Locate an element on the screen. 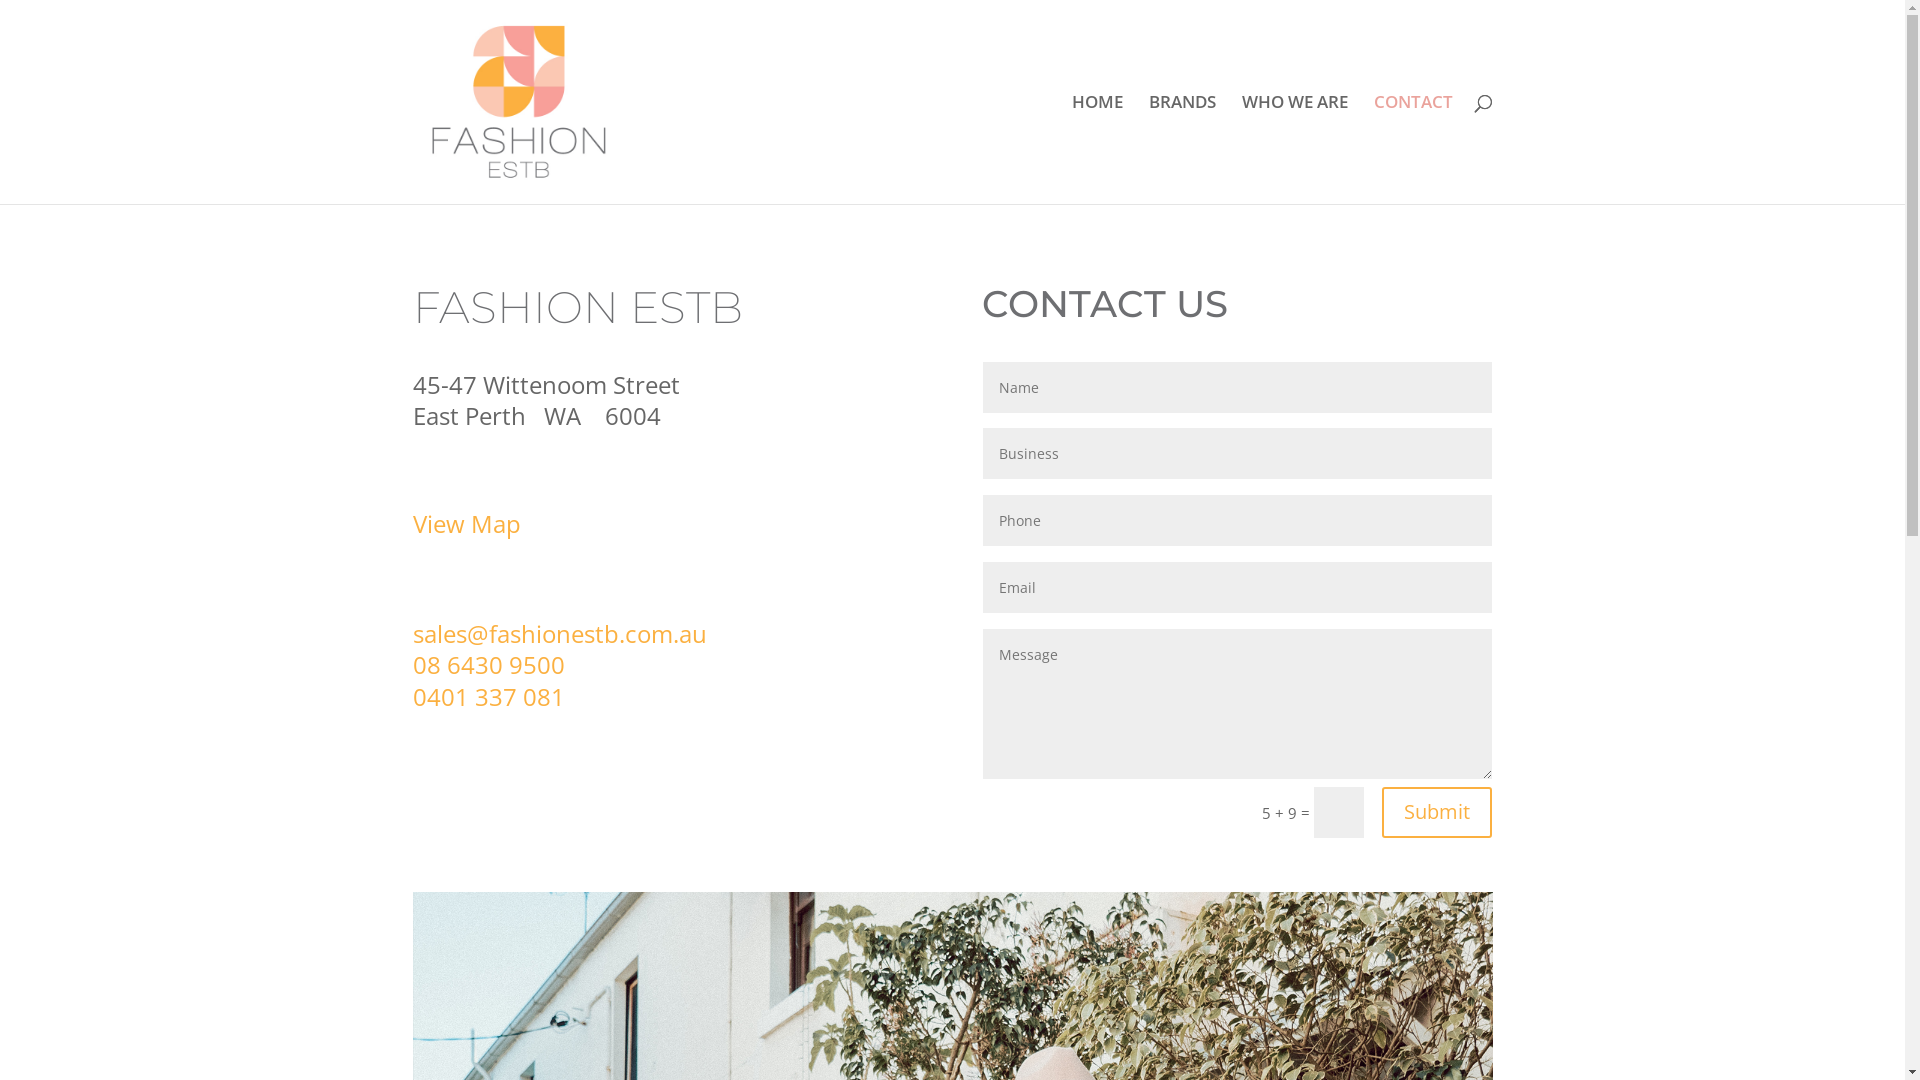 The width and height of the screenshot is (1920, 1080). 'WHO WE ARE' is located at coordinates (1295, 148).